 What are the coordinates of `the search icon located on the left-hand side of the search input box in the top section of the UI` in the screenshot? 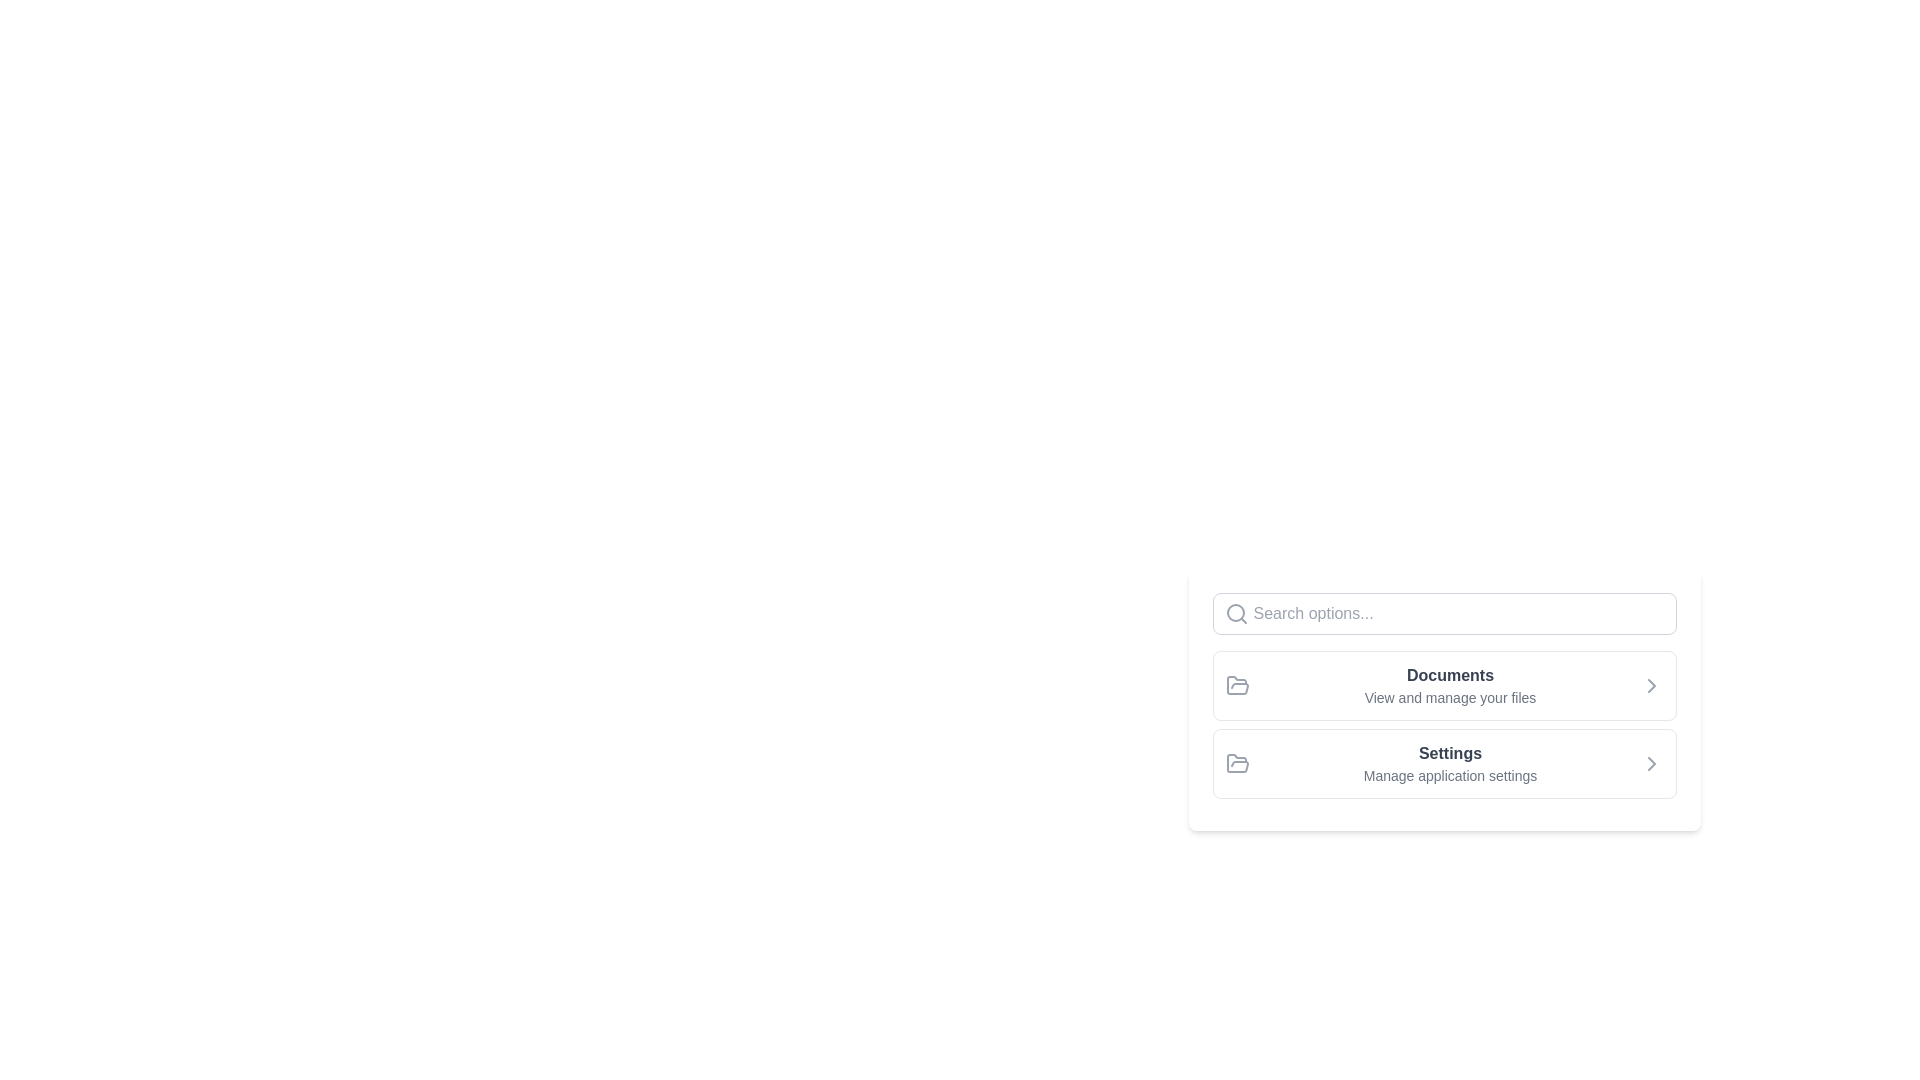 It's located at (1235, 612).